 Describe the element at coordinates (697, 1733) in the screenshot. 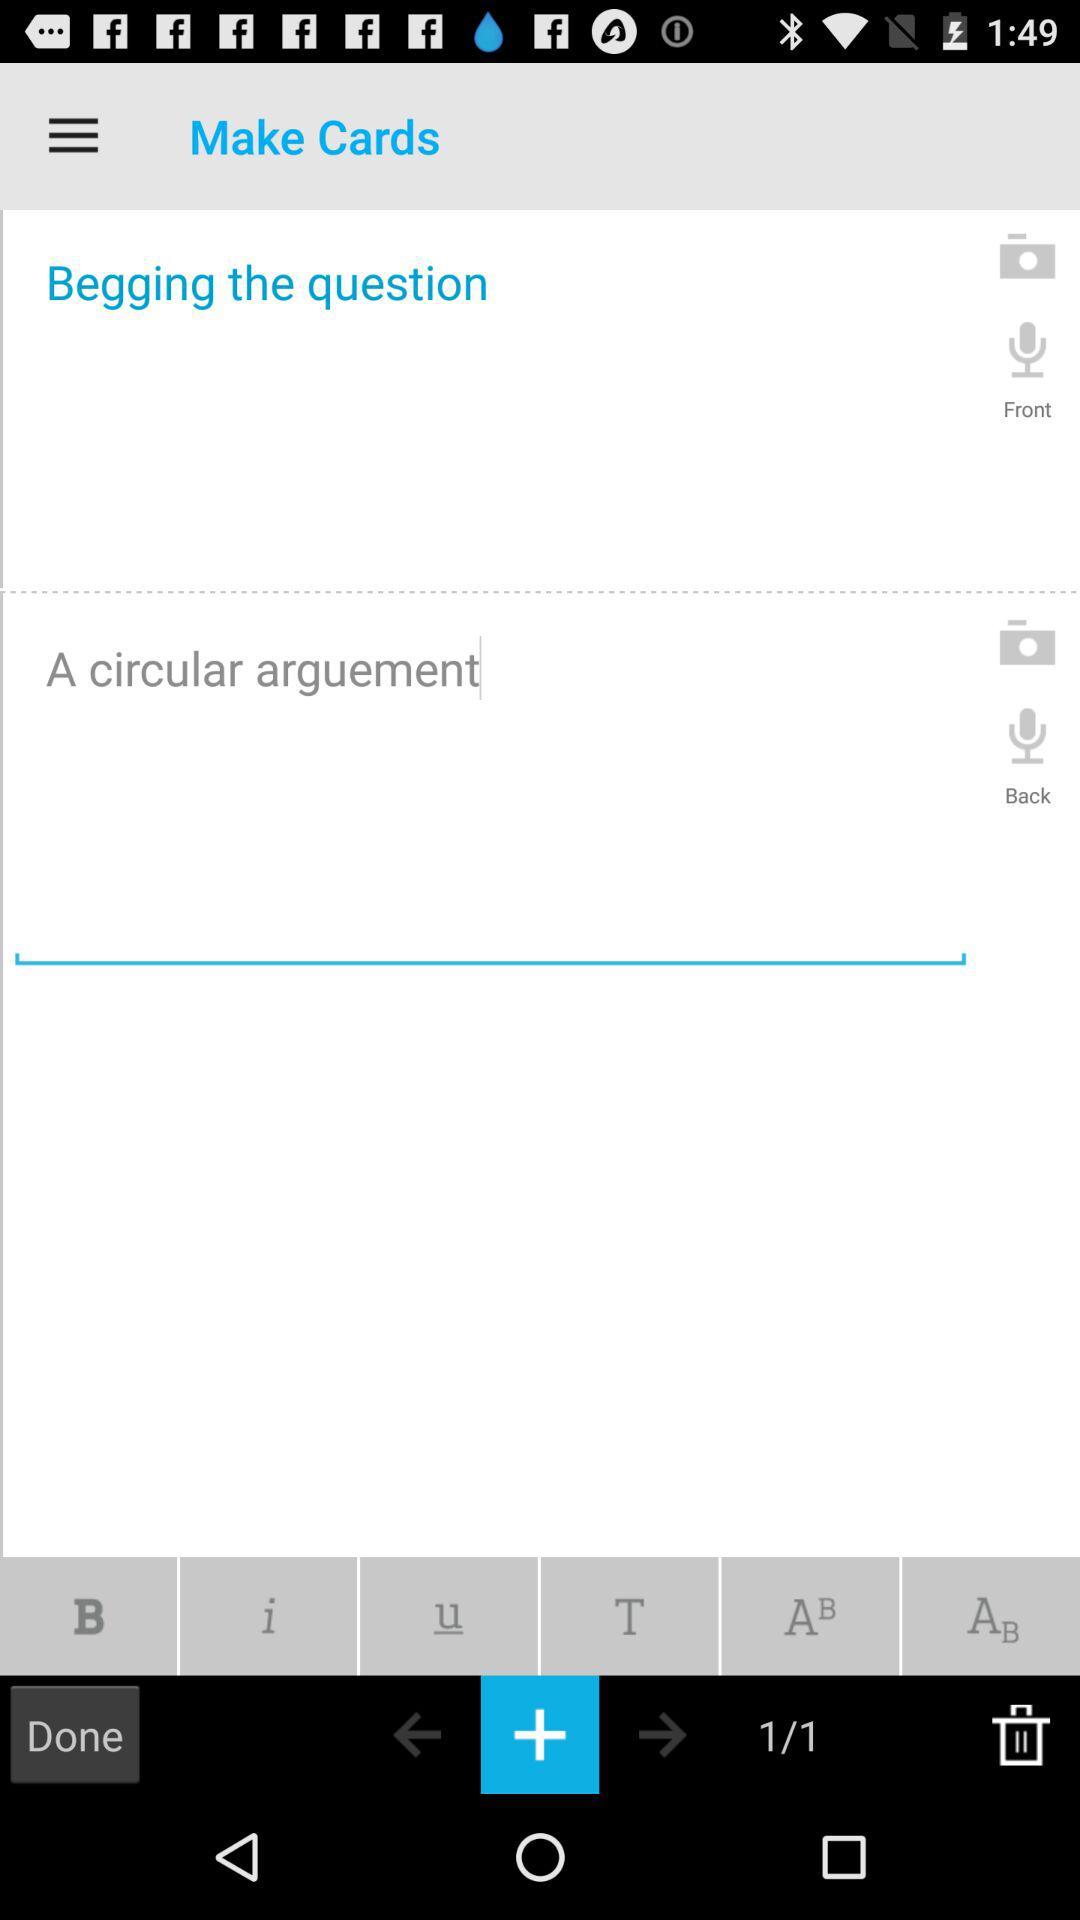

I see `icon next to 1/1` at that location.